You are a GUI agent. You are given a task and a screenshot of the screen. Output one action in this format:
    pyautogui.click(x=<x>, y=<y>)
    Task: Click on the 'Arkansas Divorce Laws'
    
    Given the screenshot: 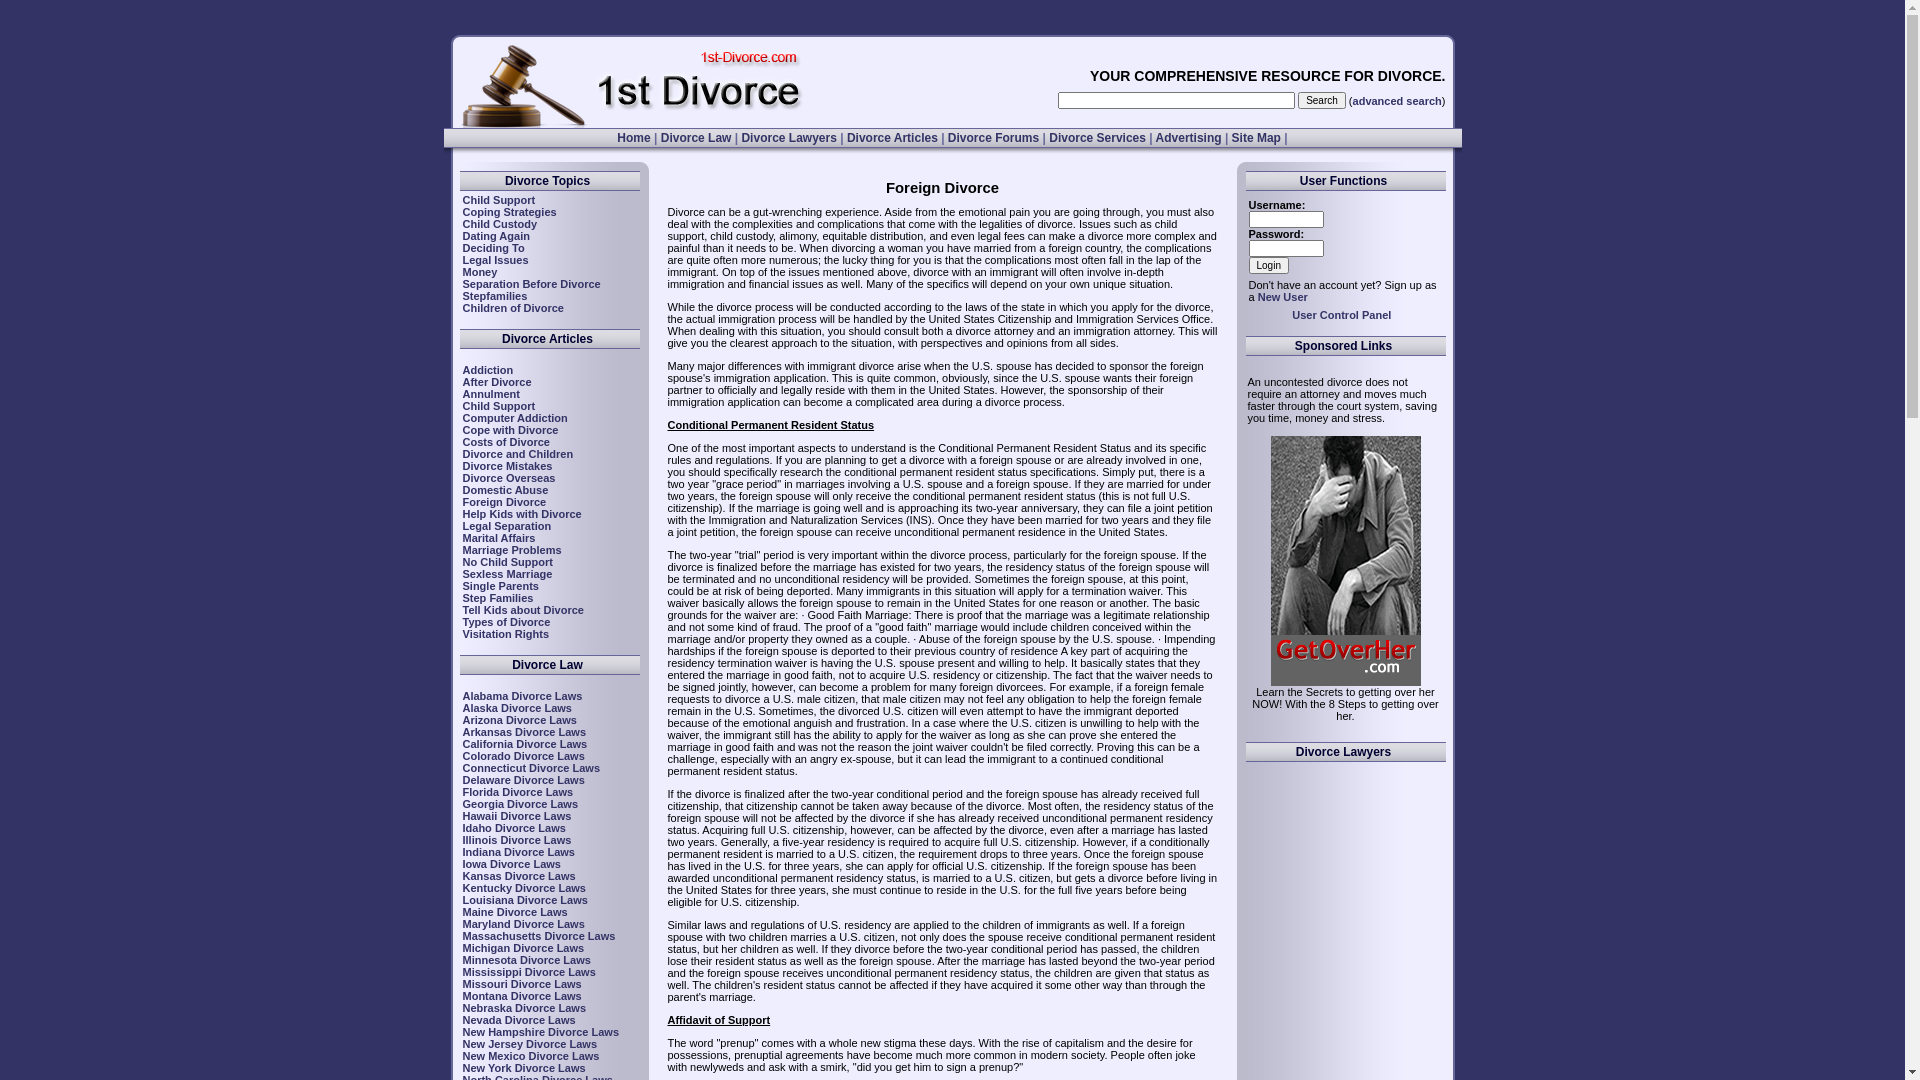 What is the action you would take?
    pyautogui.click(x=523, y=732)
    